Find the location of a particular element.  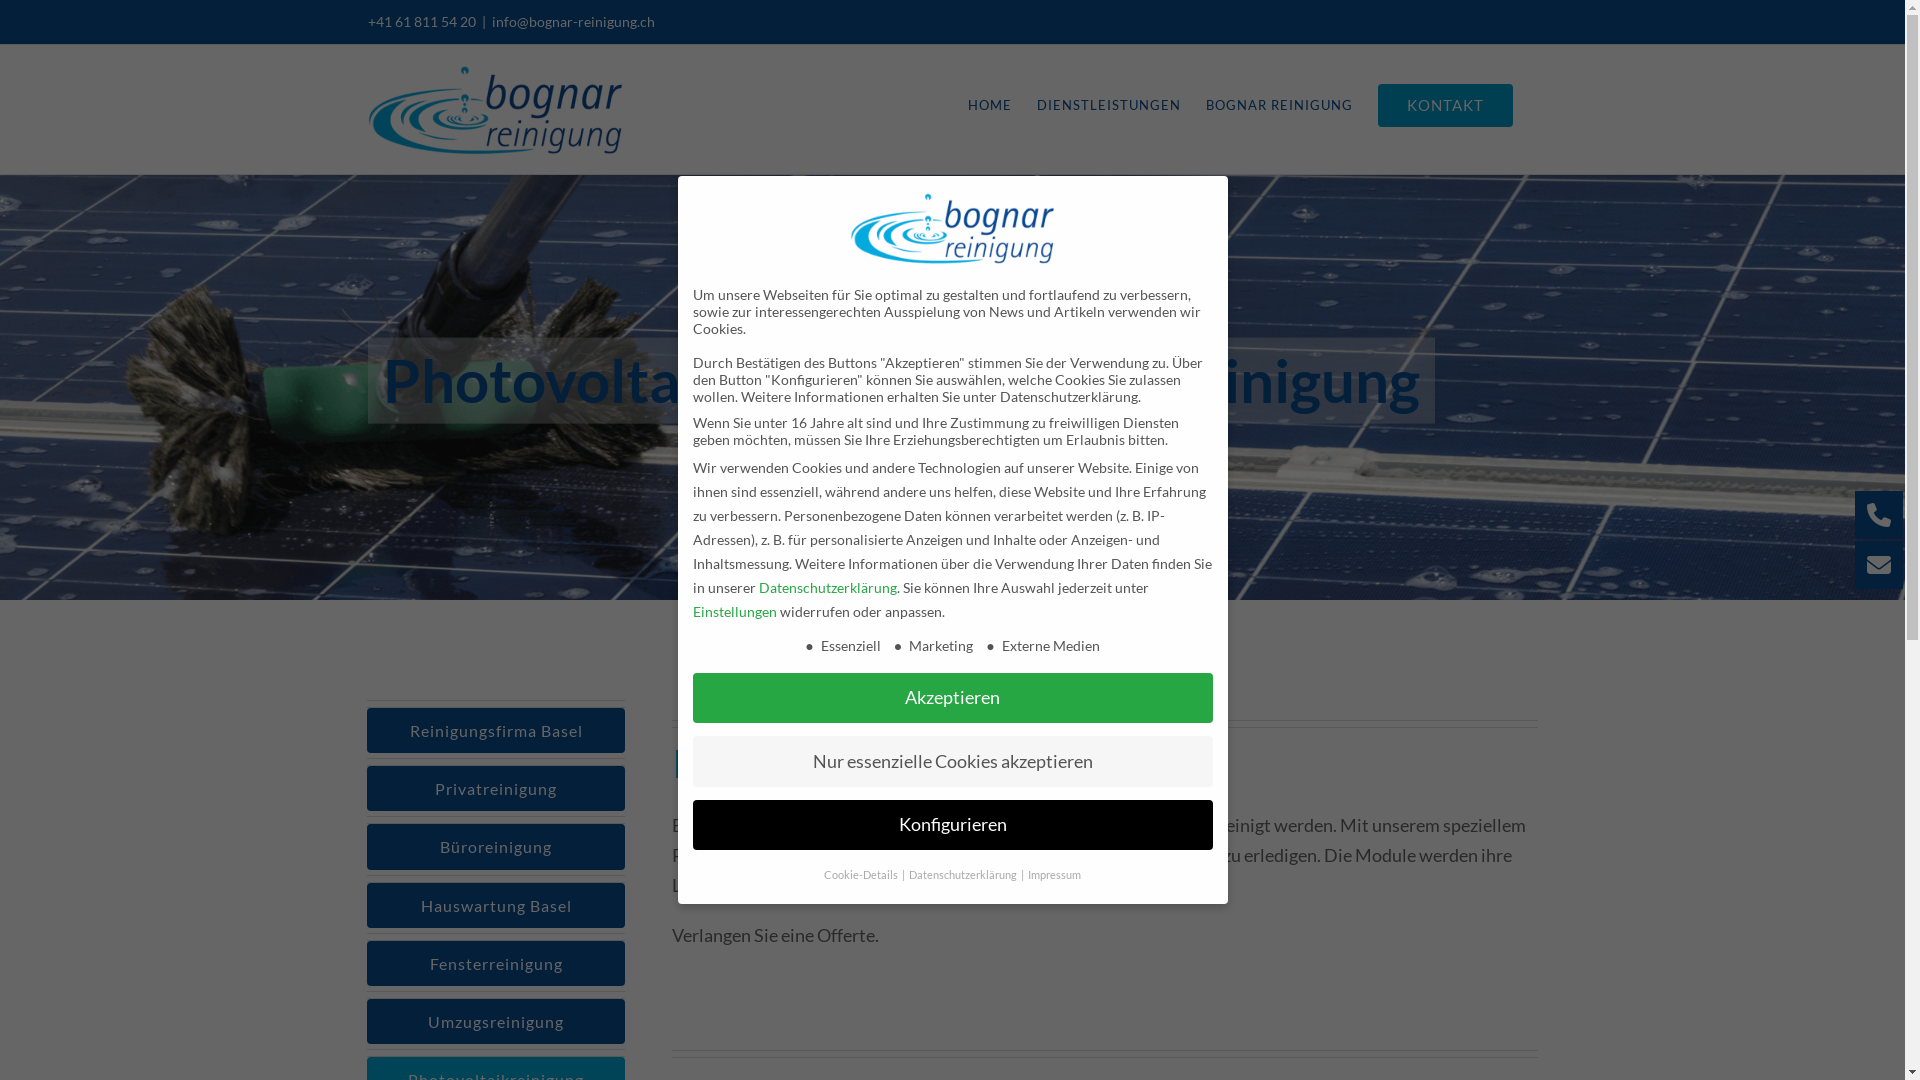

'DIENSTLEISTUNGEN' is located at coordinates (1107, 104).